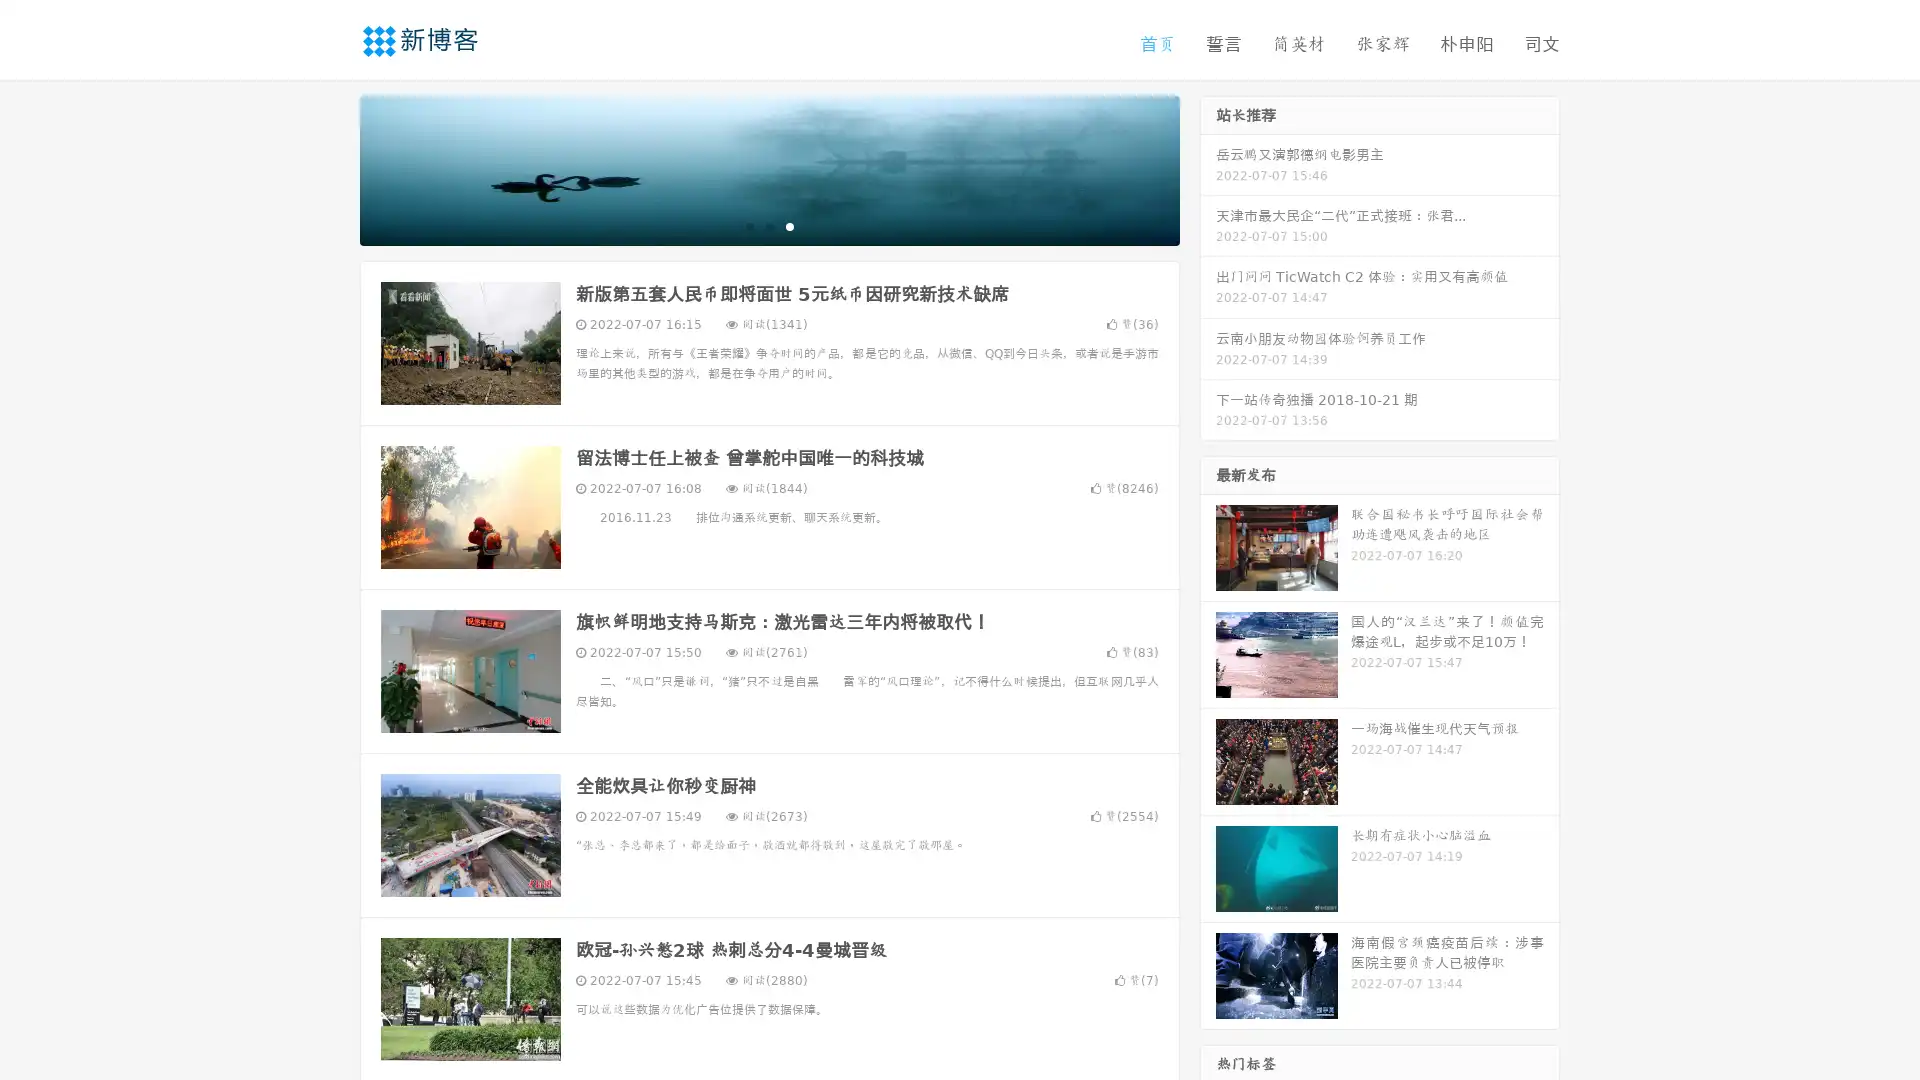 The image size is (1920, 1080). Describe the element at coordinates (748, 225) in the screenshot. I see `Go to slide 1` at that location.